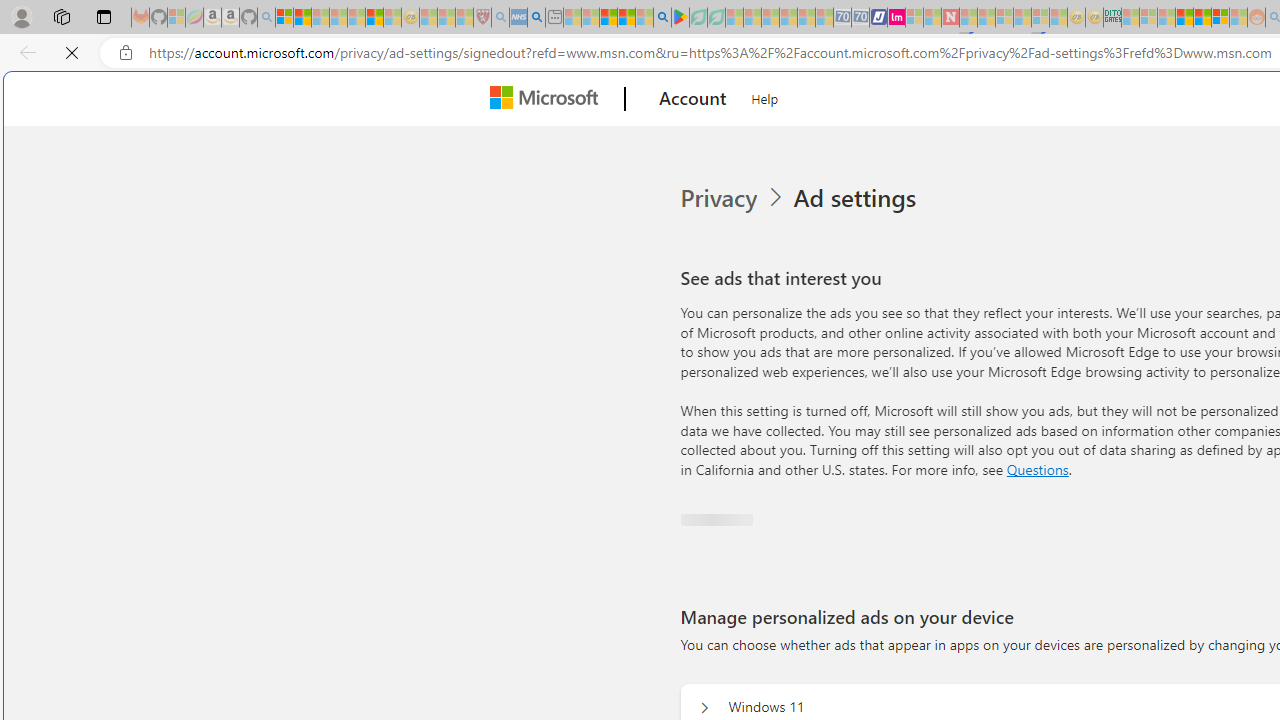 The height and width of the screenshot is (720, 1280). Describe the element at coordinates (895, 17) in the screenshot. I see `'Jobs - lastminute.com Investor Portal'` at that location.